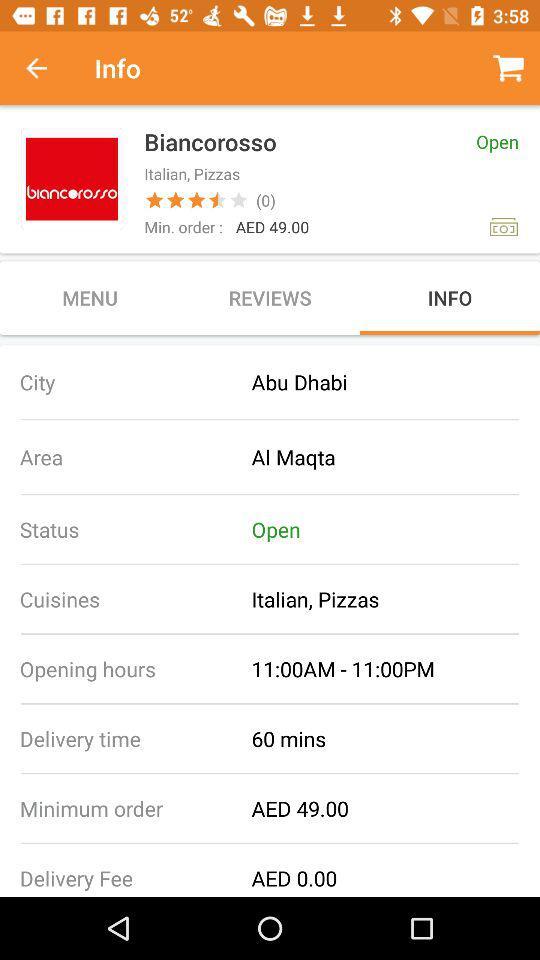  I want to click on al maqta item, so click(395, 457).